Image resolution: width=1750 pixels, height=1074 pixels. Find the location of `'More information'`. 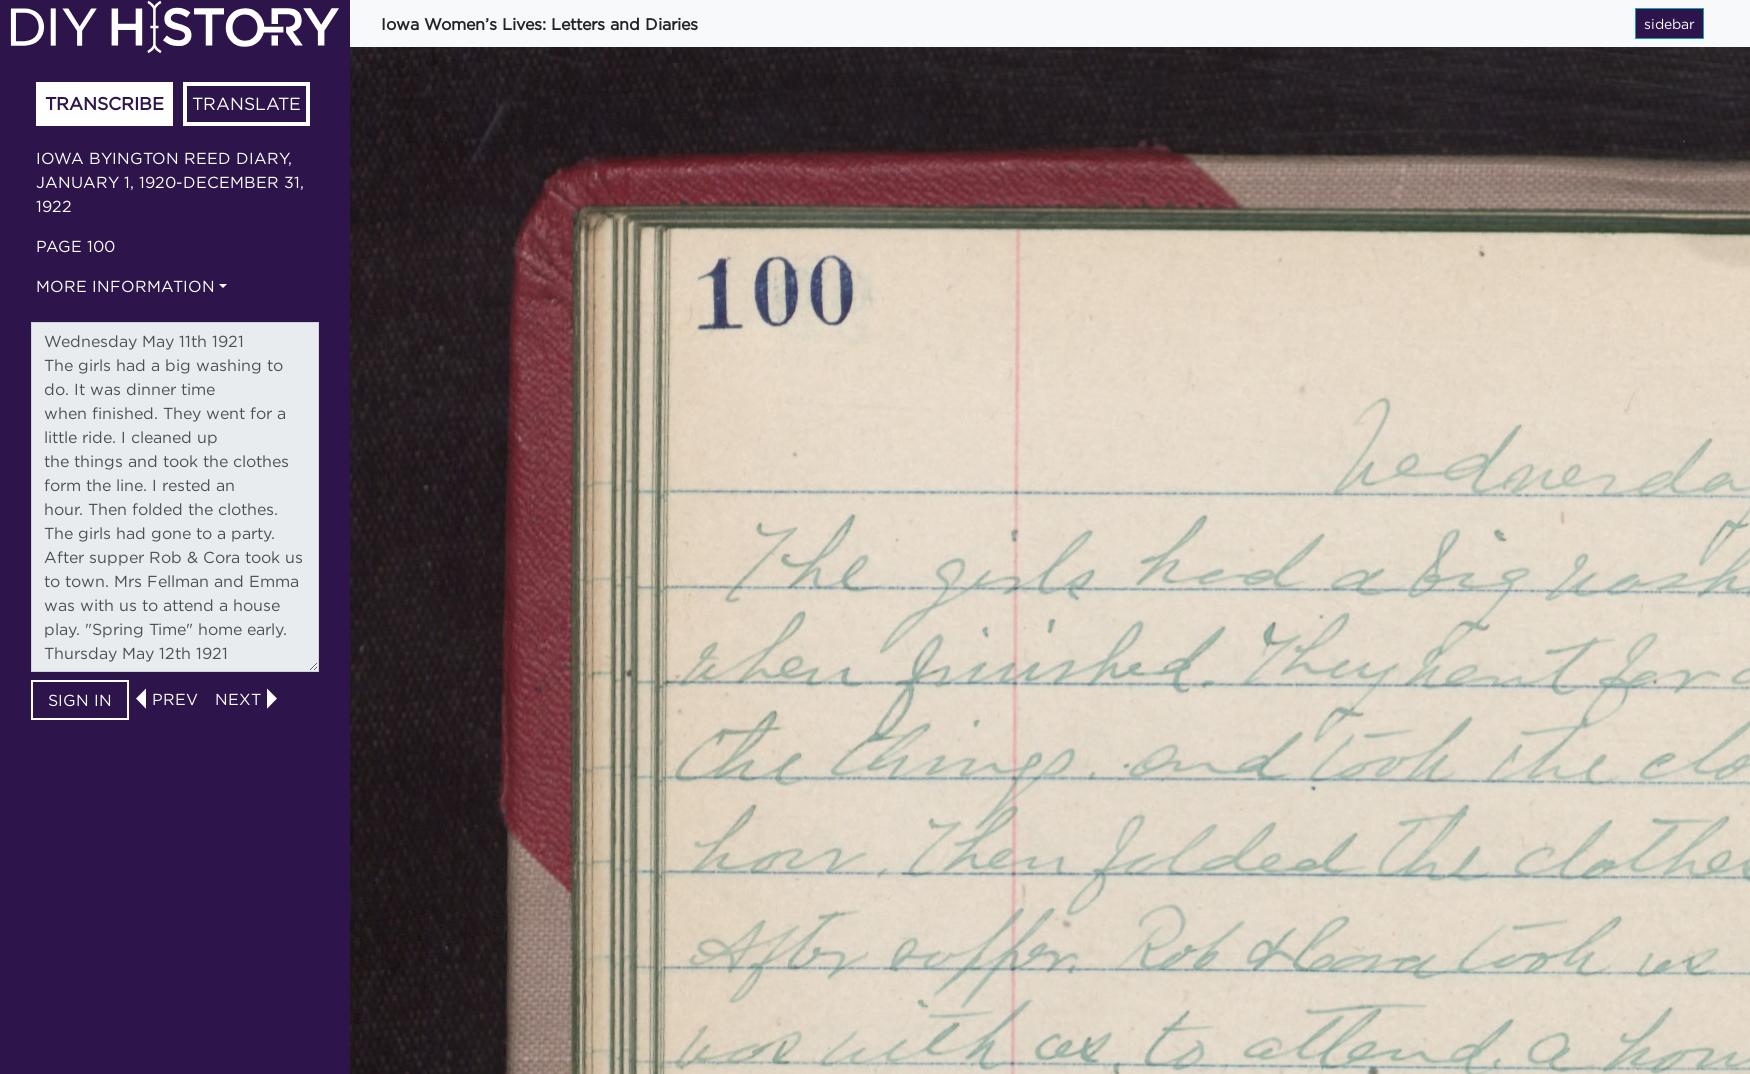

'More information' is located at coordinates (35, 285).